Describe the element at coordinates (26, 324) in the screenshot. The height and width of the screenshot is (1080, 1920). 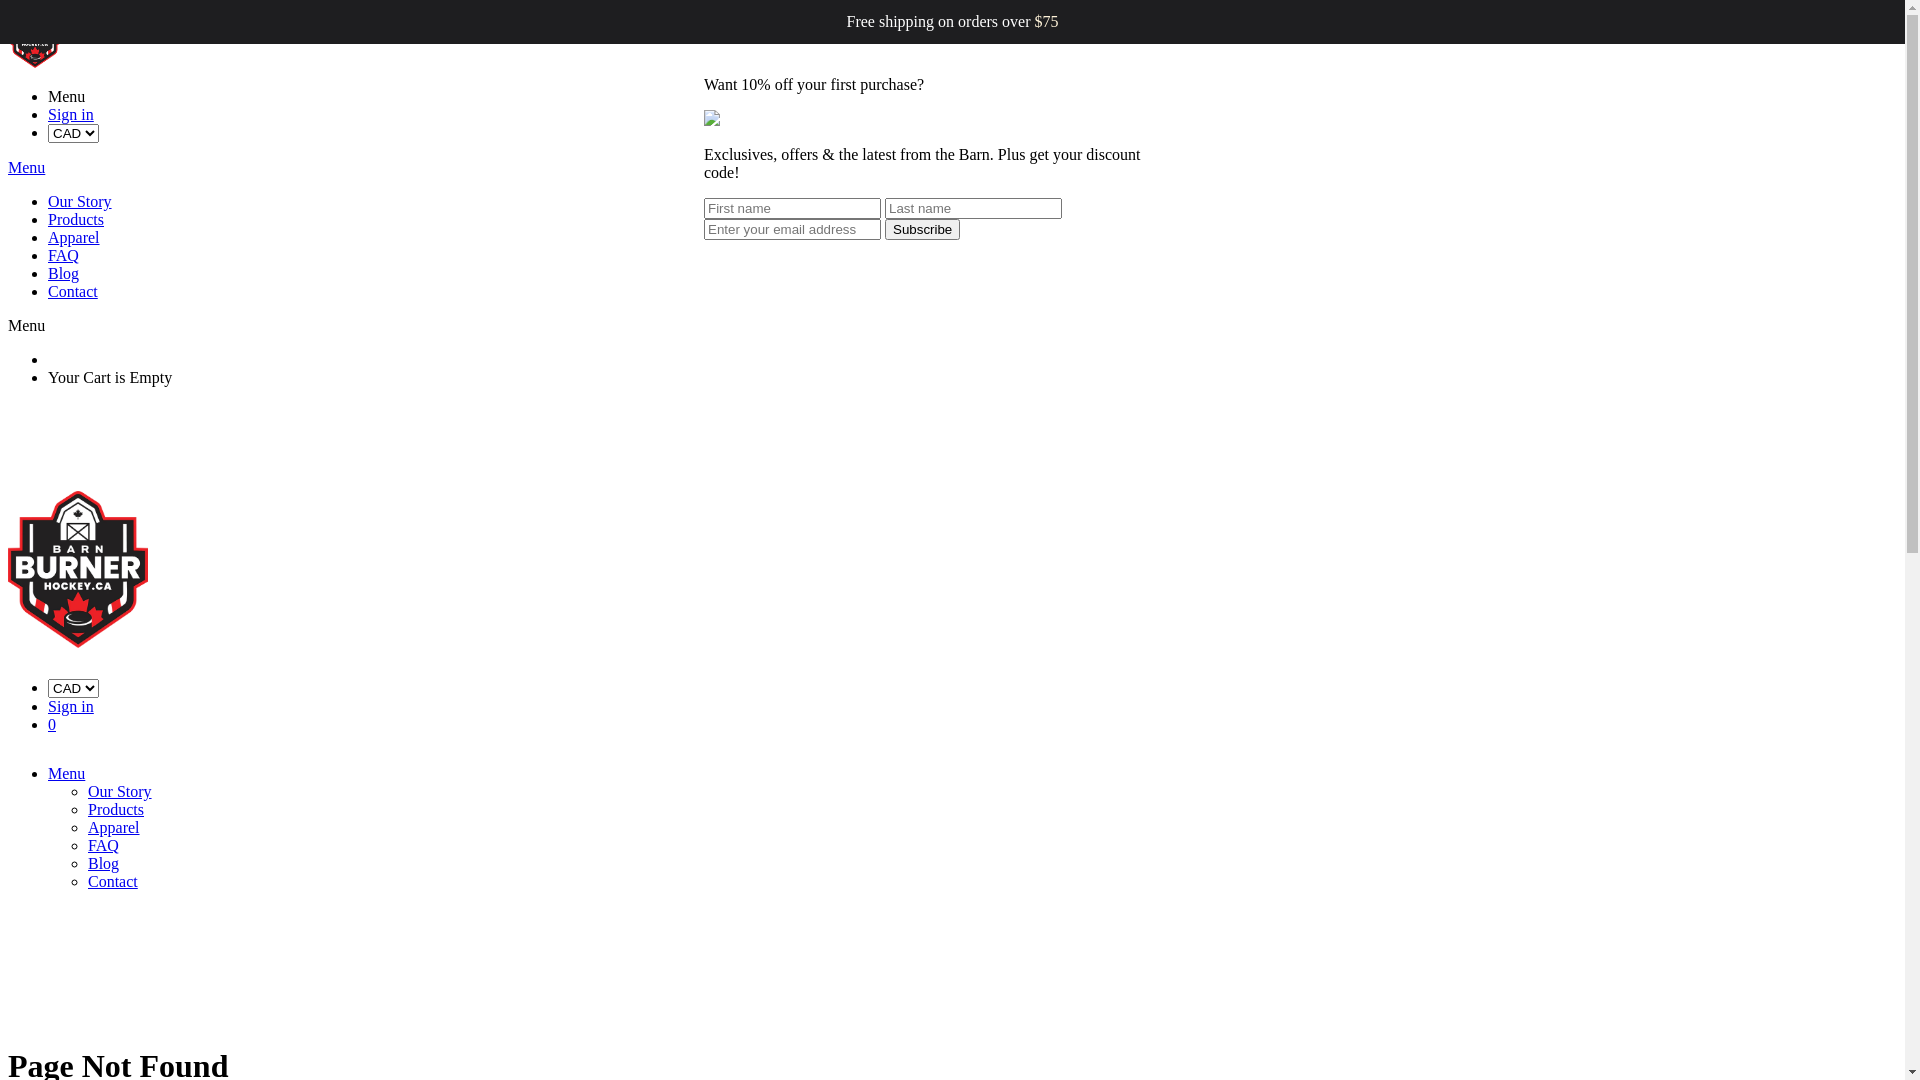
I see `'Menu'` at that location.